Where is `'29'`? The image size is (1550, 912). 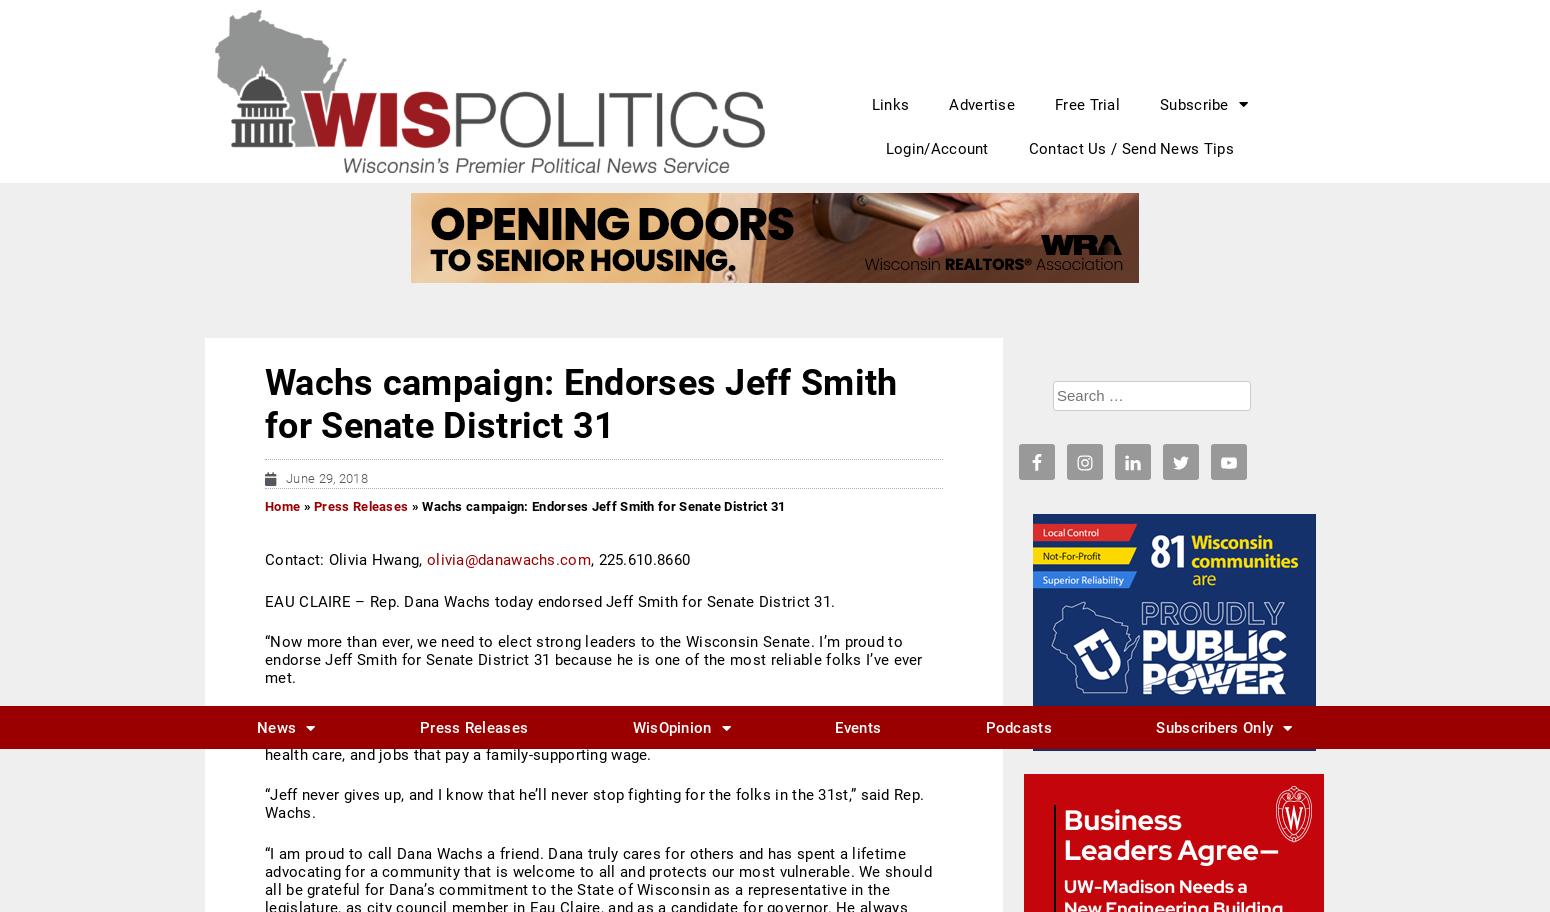 '29' is located at coordinates (1044, 416).